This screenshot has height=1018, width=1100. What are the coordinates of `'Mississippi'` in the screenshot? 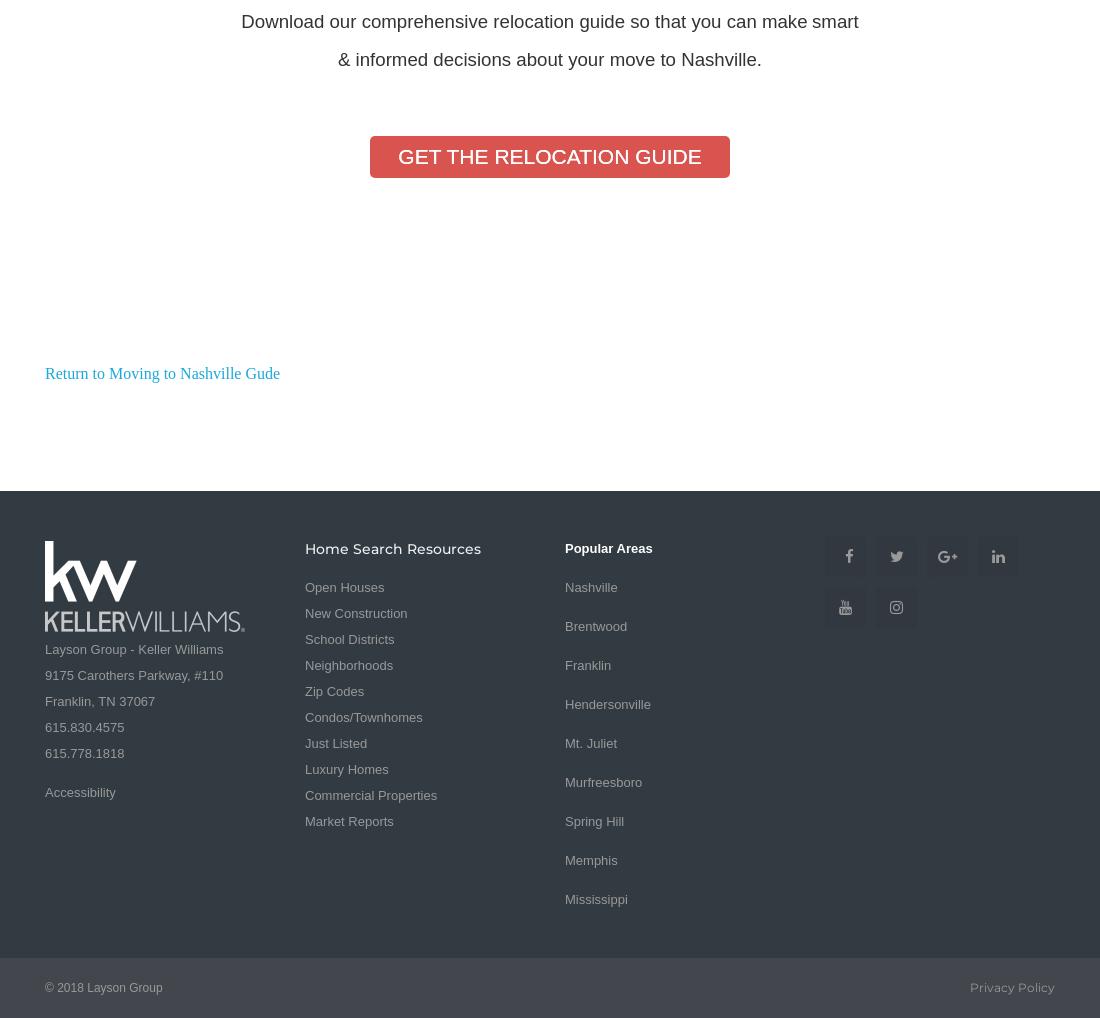 It's located at (594, 898).